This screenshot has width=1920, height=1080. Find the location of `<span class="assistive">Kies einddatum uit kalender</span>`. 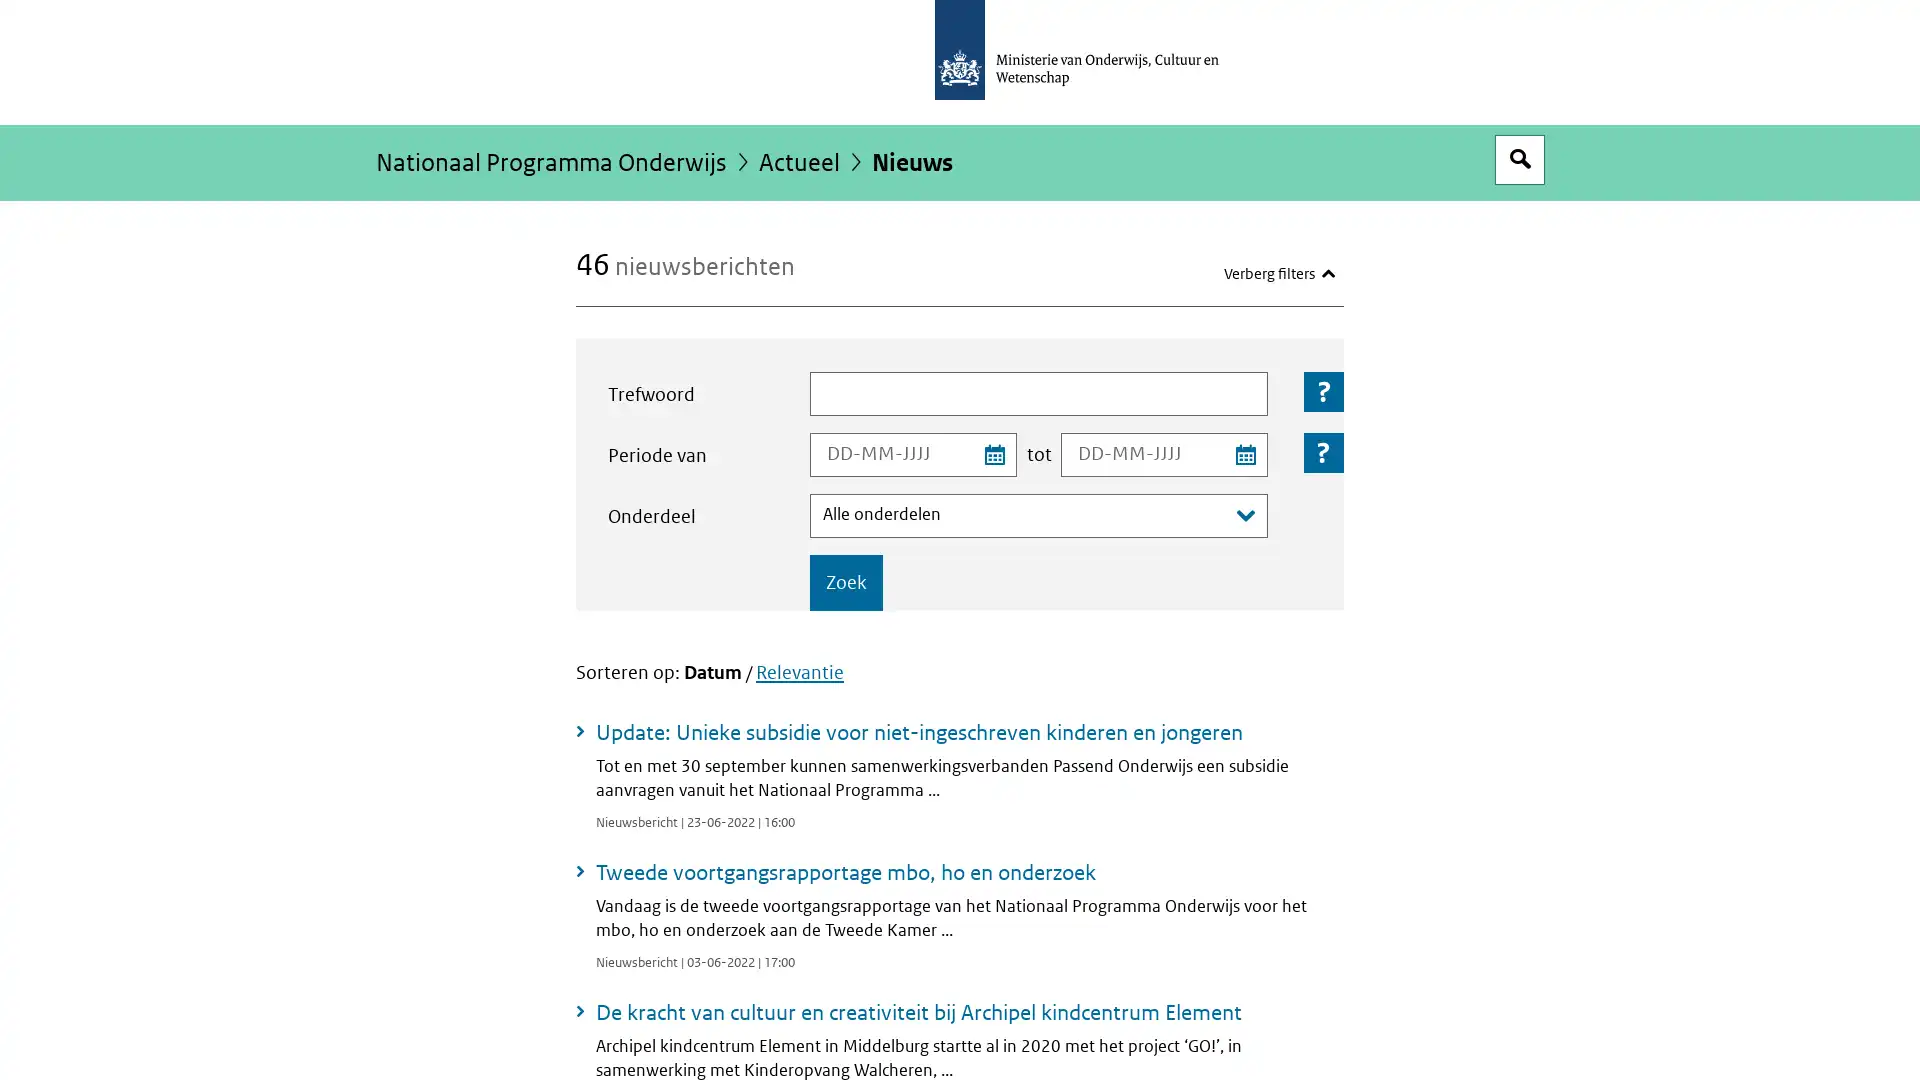

<span class="assistive">Kies einddatum uit kalender</span> is located at coordinates (1243, 454).